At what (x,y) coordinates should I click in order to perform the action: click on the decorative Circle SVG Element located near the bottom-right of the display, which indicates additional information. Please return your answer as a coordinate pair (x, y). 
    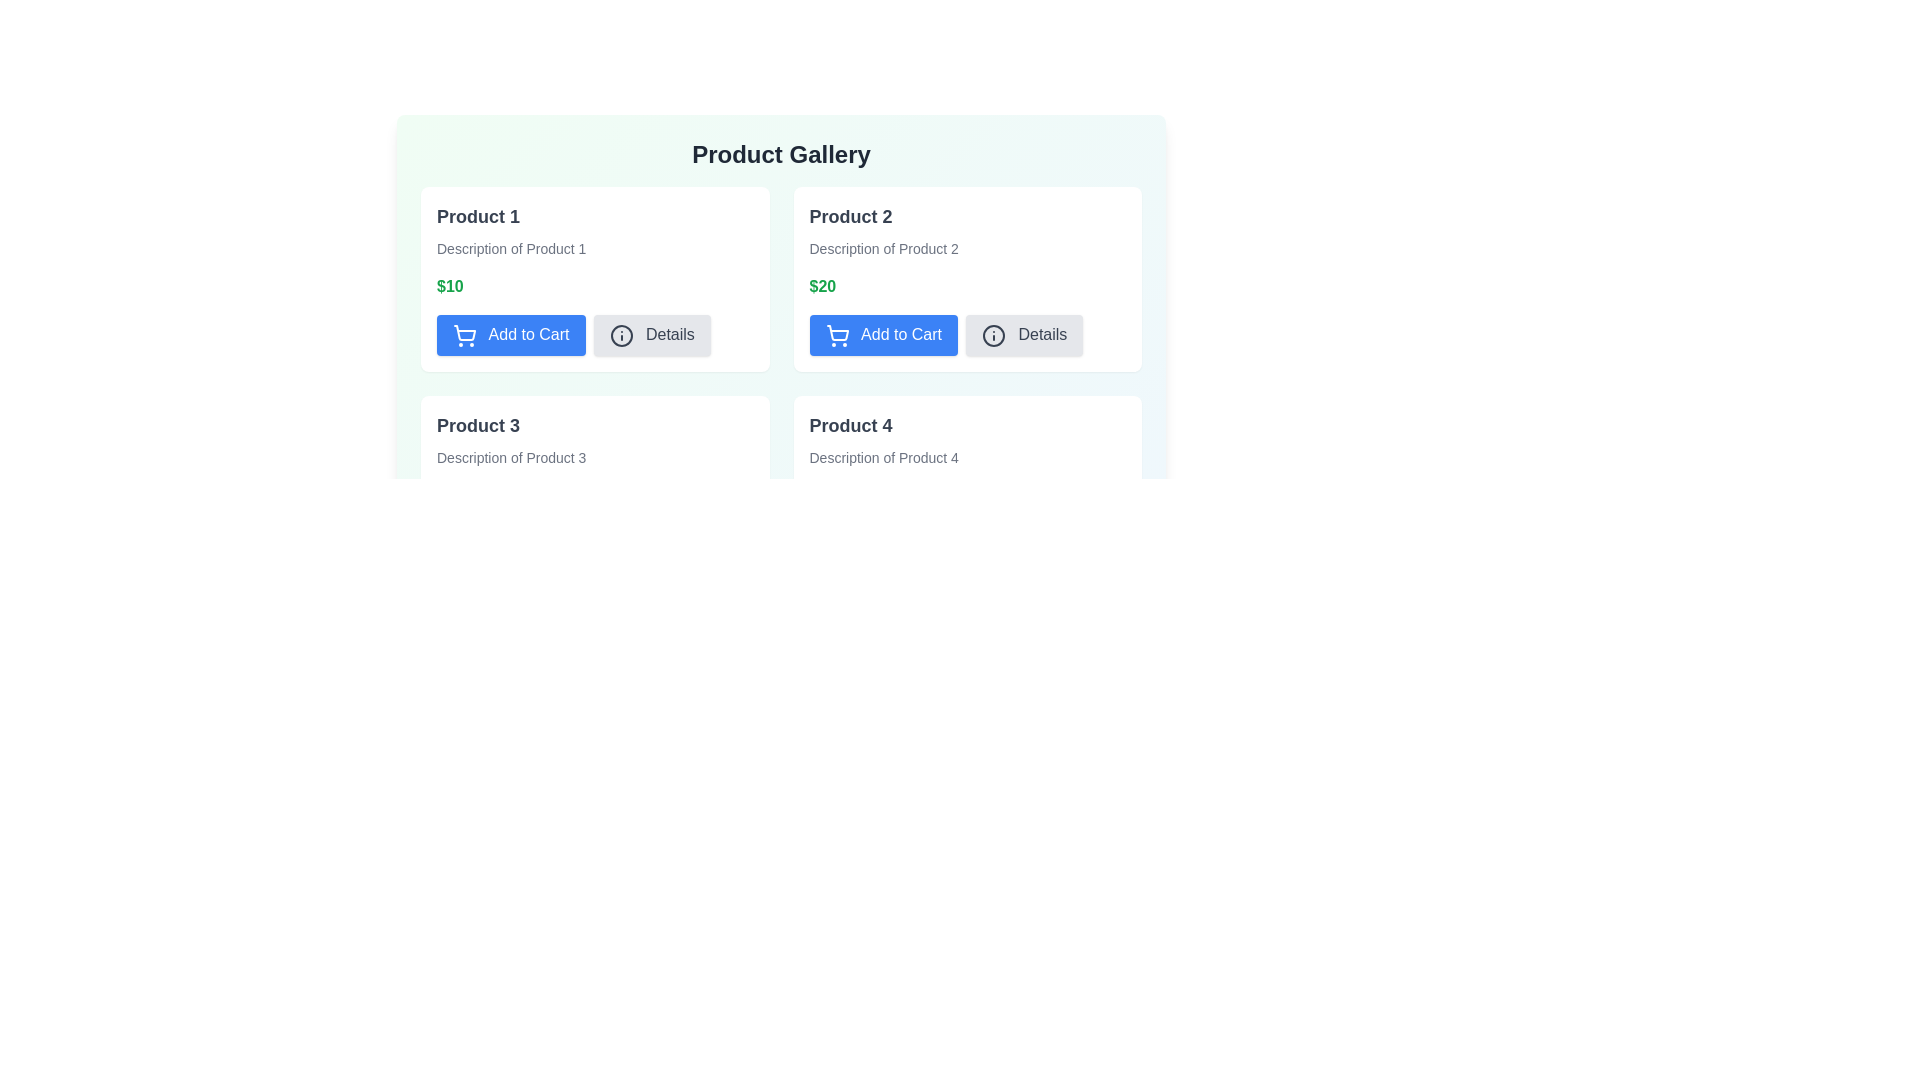
    Looking at the image, I should click on (993, 543).